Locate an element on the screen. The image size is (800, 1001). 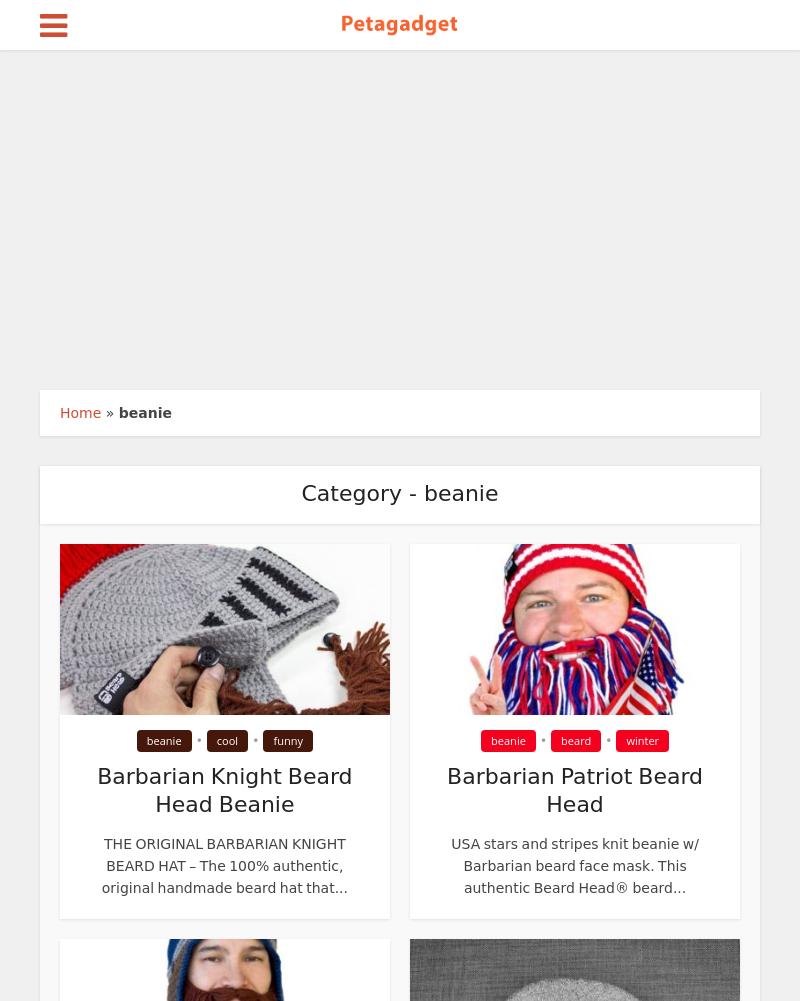
'winter' is located at coordinates (641, 740).